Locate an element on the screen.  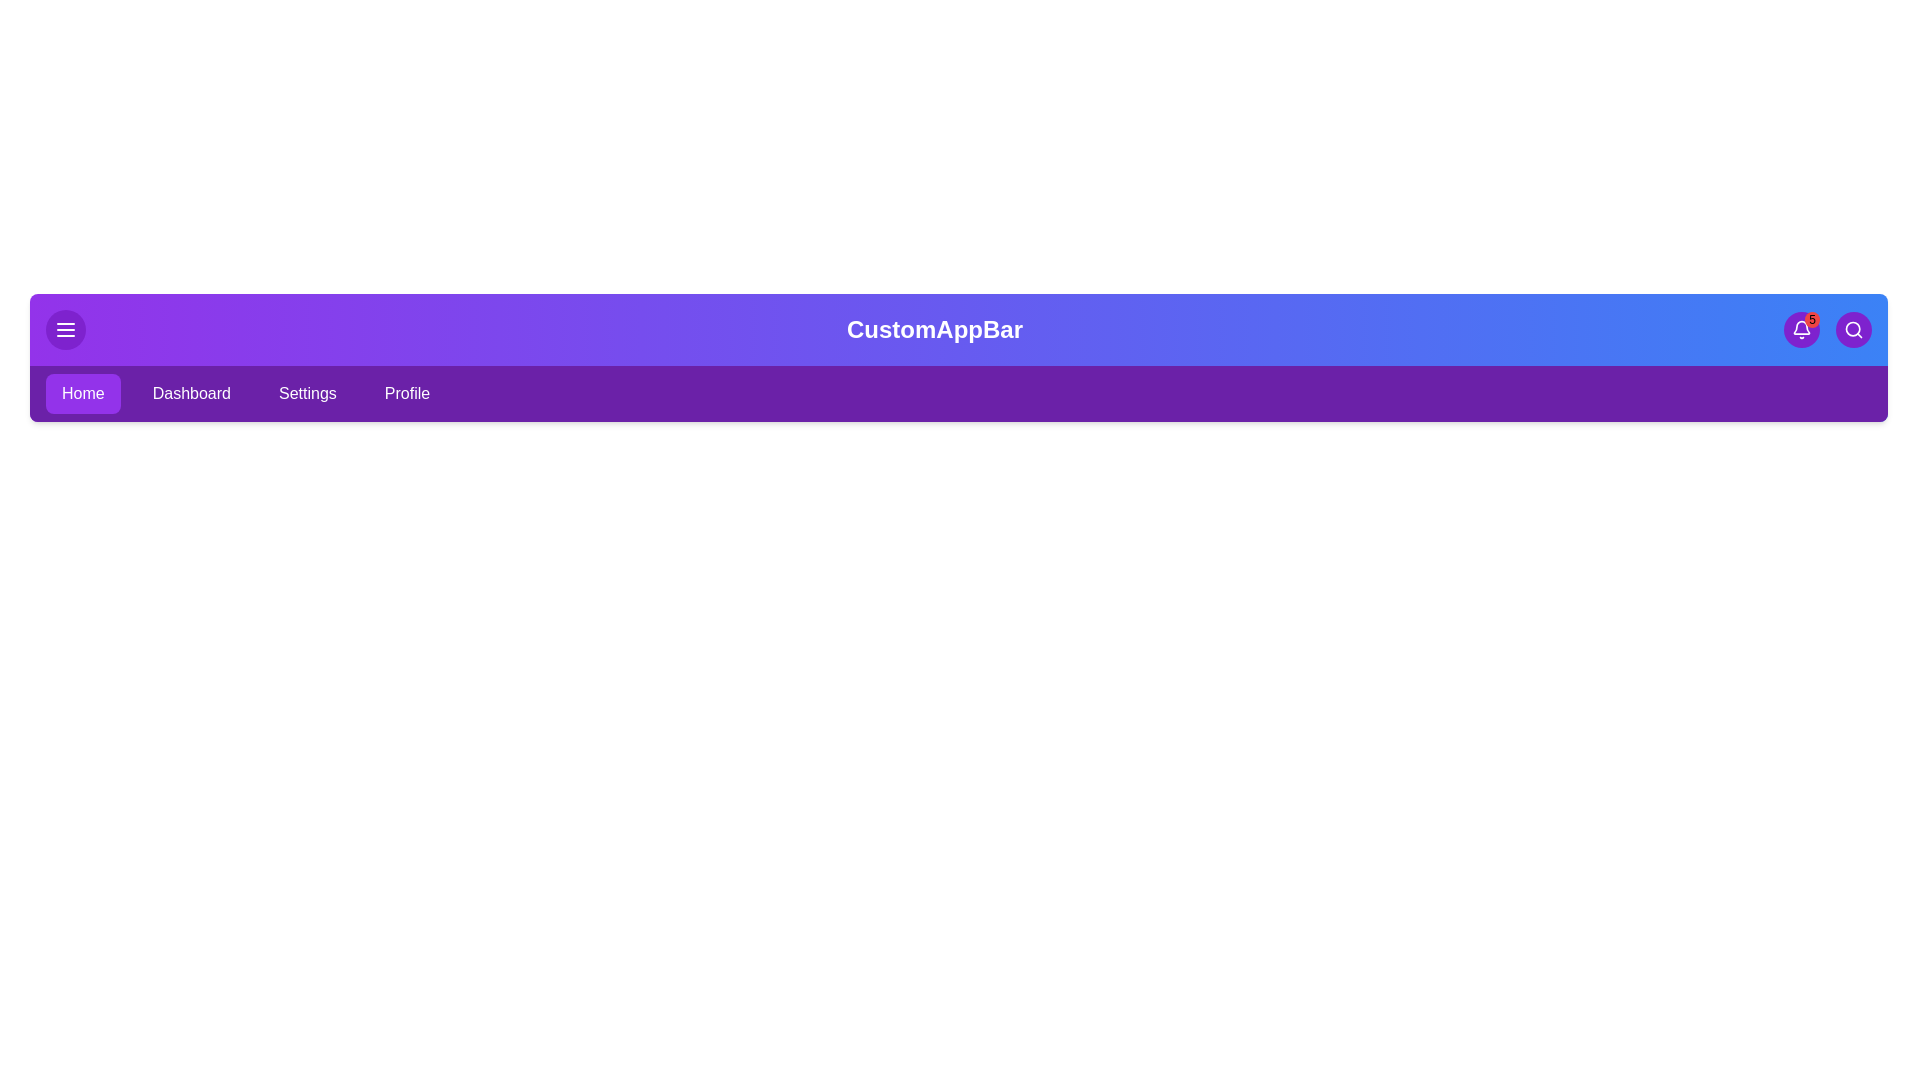
the Profile tab from the navigation bar is located at coordinates (406, 393).